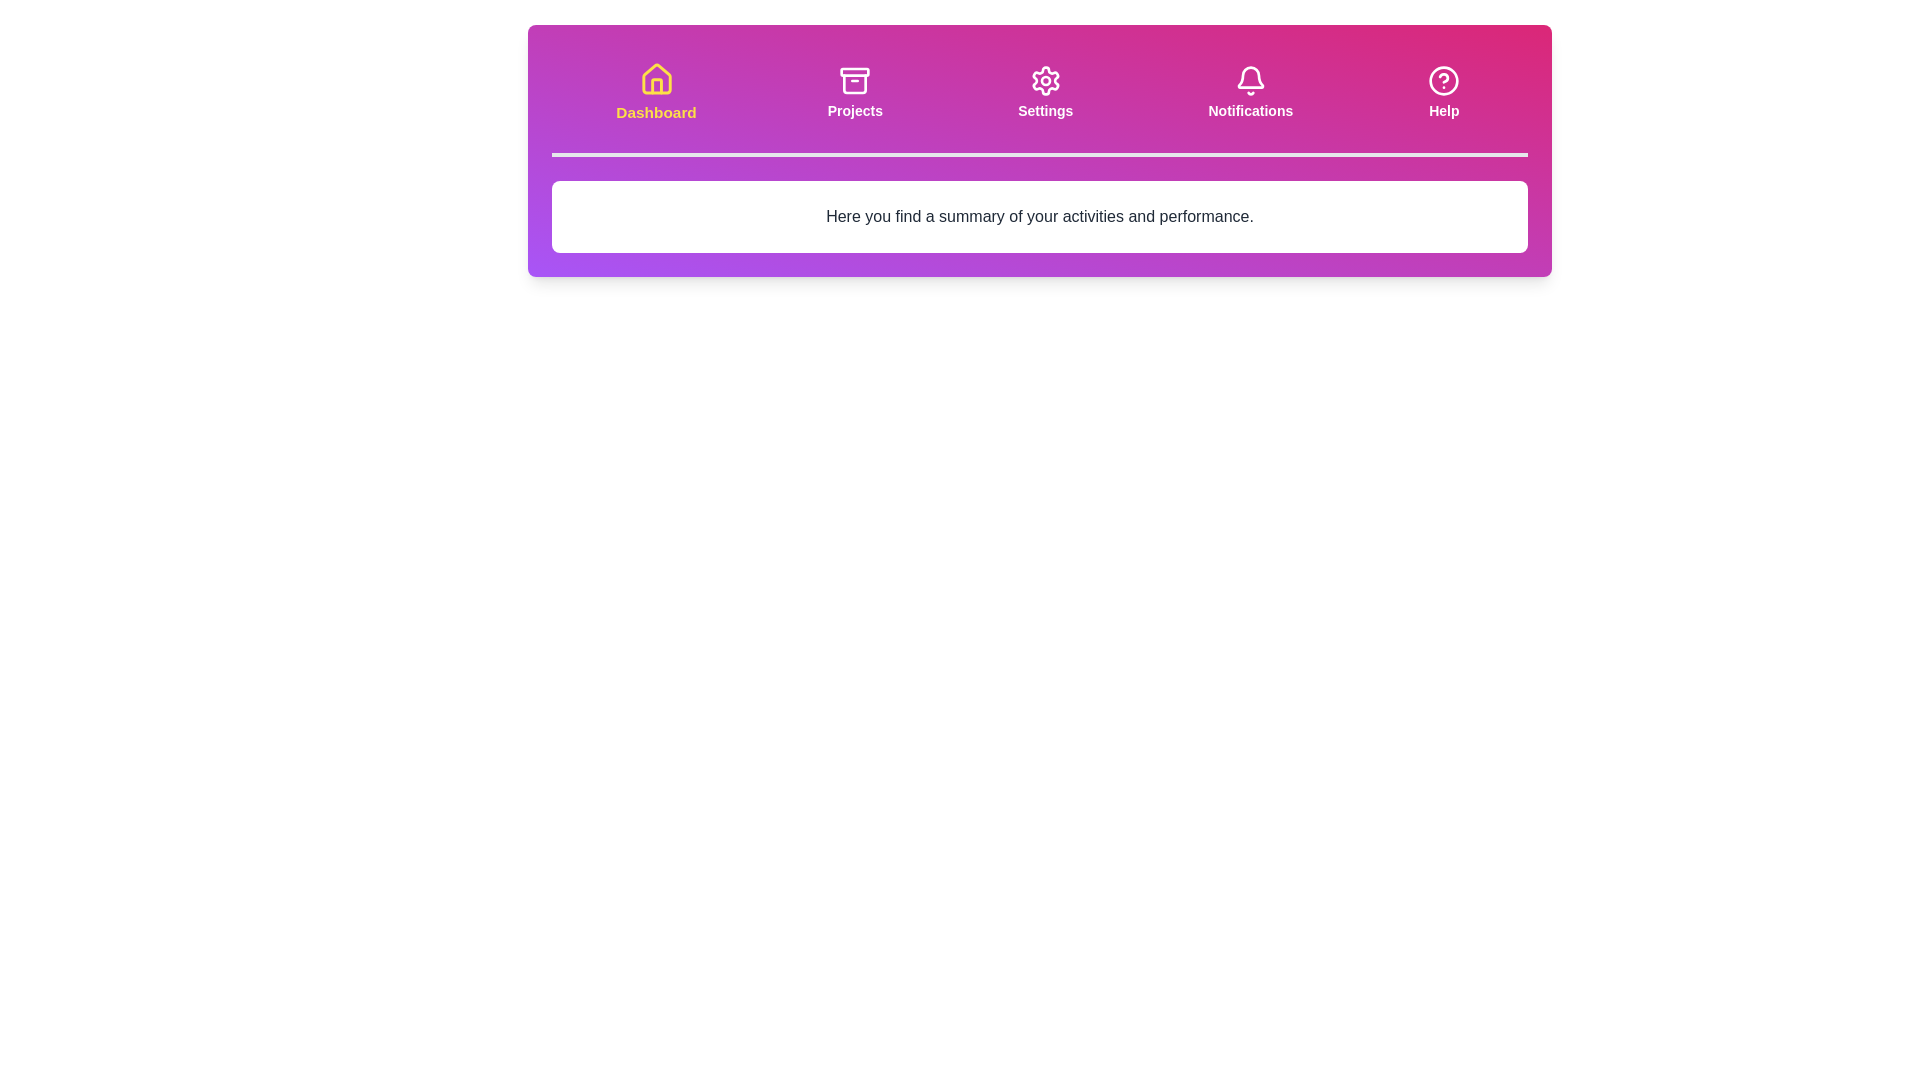  I want to click on the Projects tab to activate it, so click(855, 92).